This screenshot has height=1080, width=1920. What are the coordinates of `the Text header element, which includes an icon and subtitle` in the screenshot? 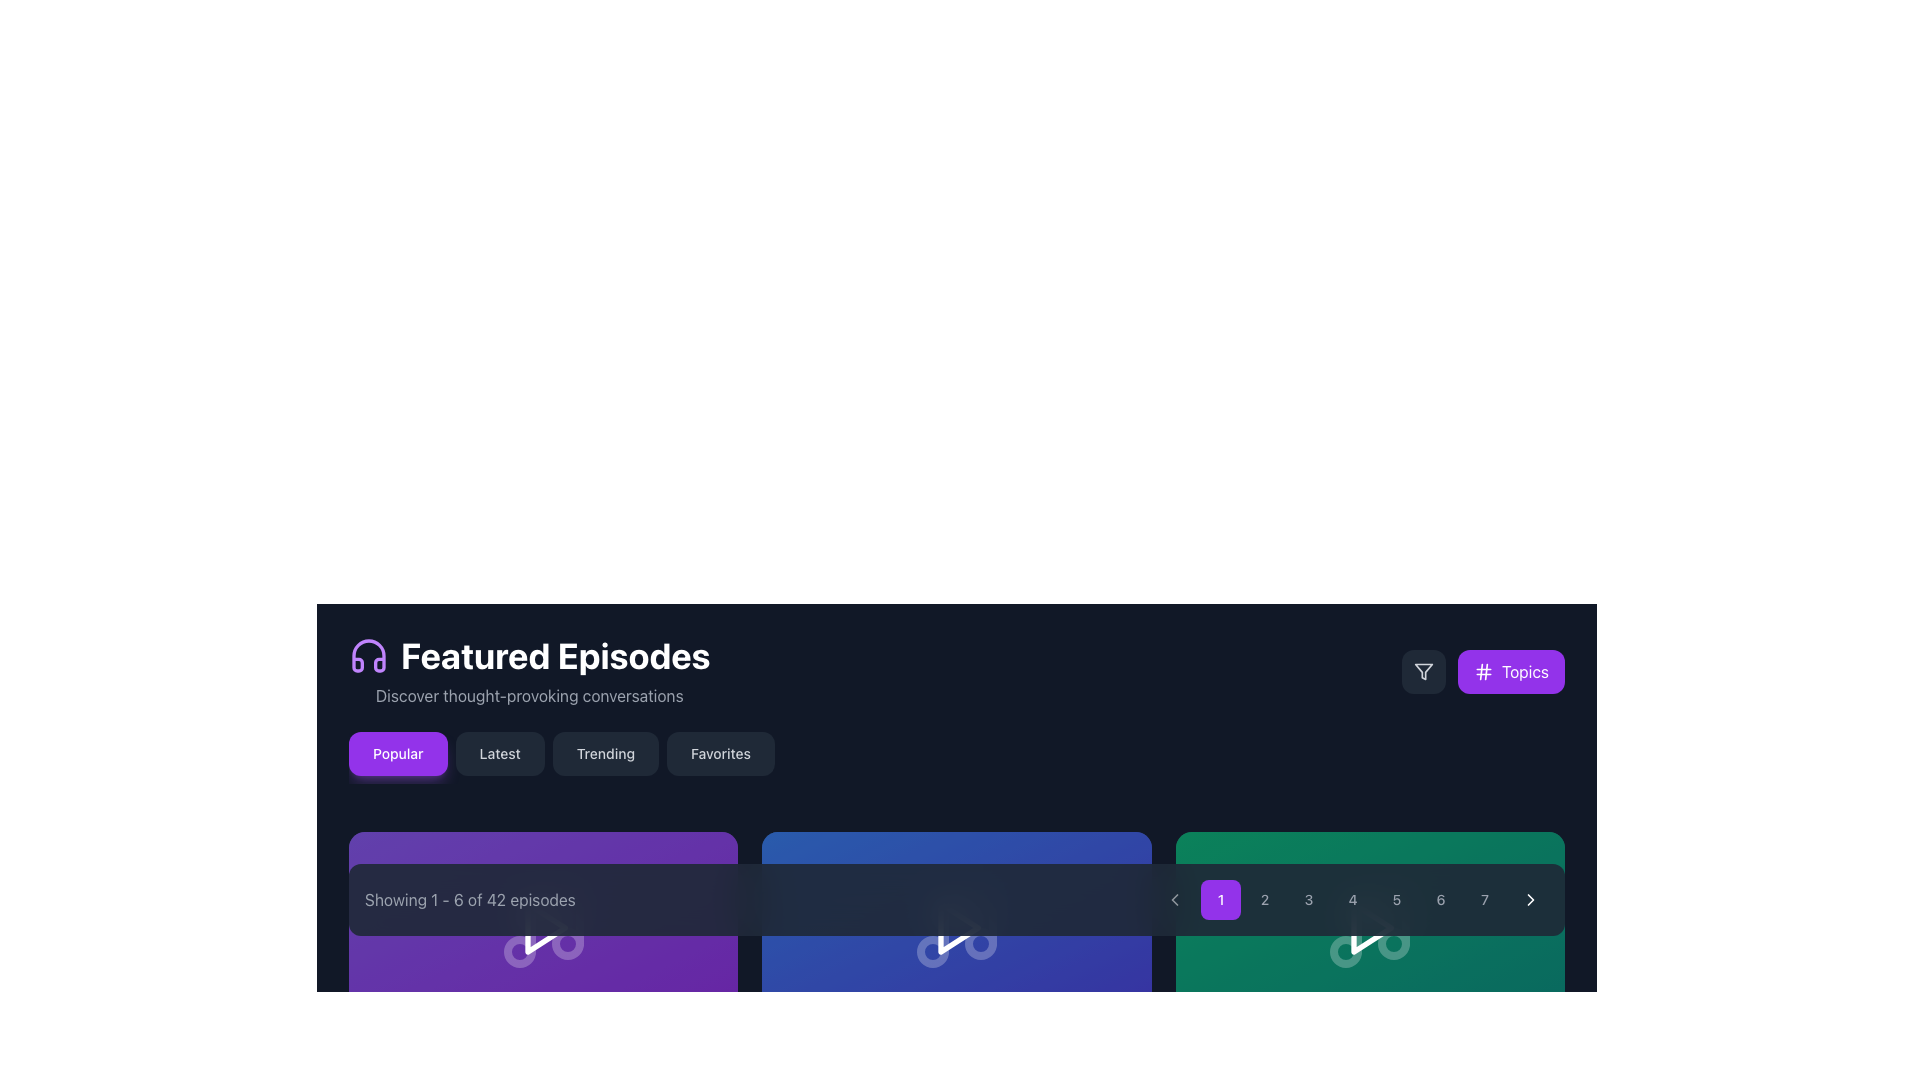 It's located at (529, 671).